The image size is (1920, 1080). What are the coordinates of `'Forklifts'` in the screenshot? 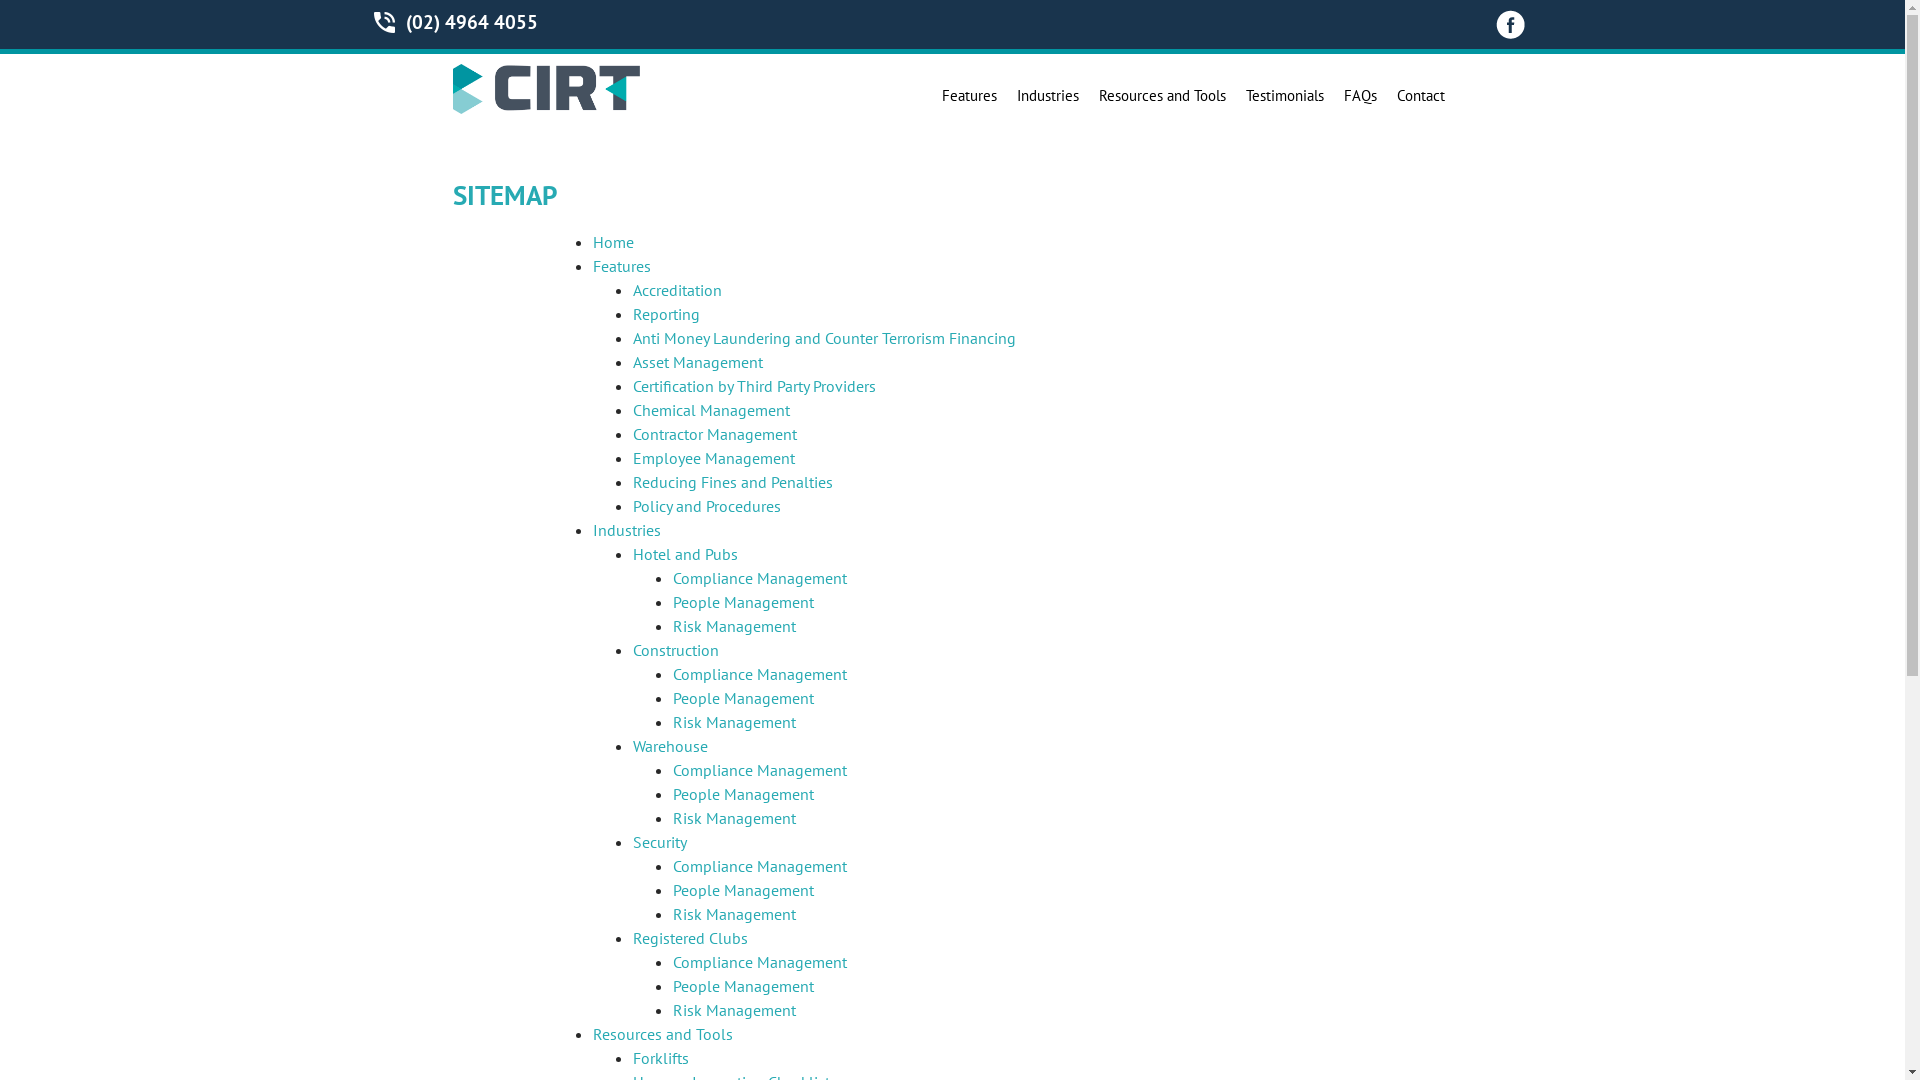 It's located at (660, 1056).